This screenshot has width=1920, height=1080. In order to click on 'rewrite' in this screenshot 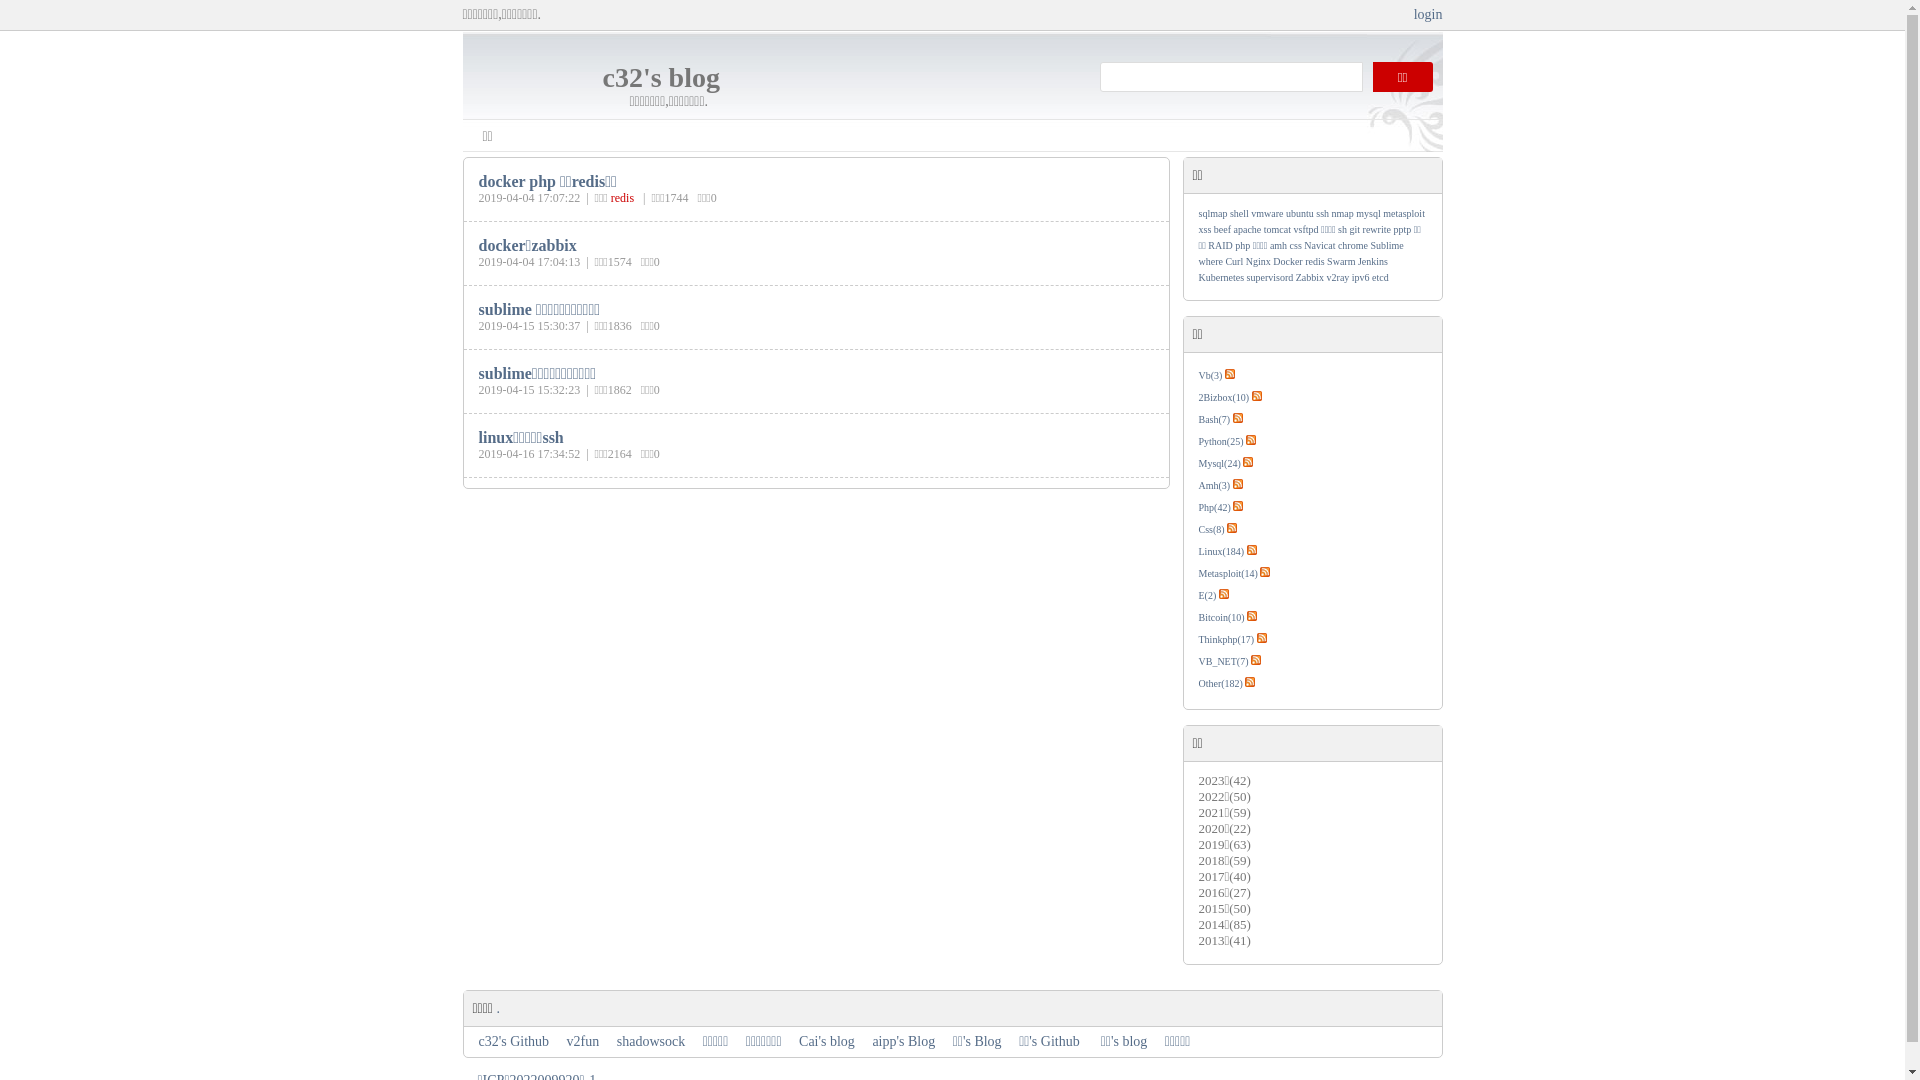, I will do `click(1376, 228)`.